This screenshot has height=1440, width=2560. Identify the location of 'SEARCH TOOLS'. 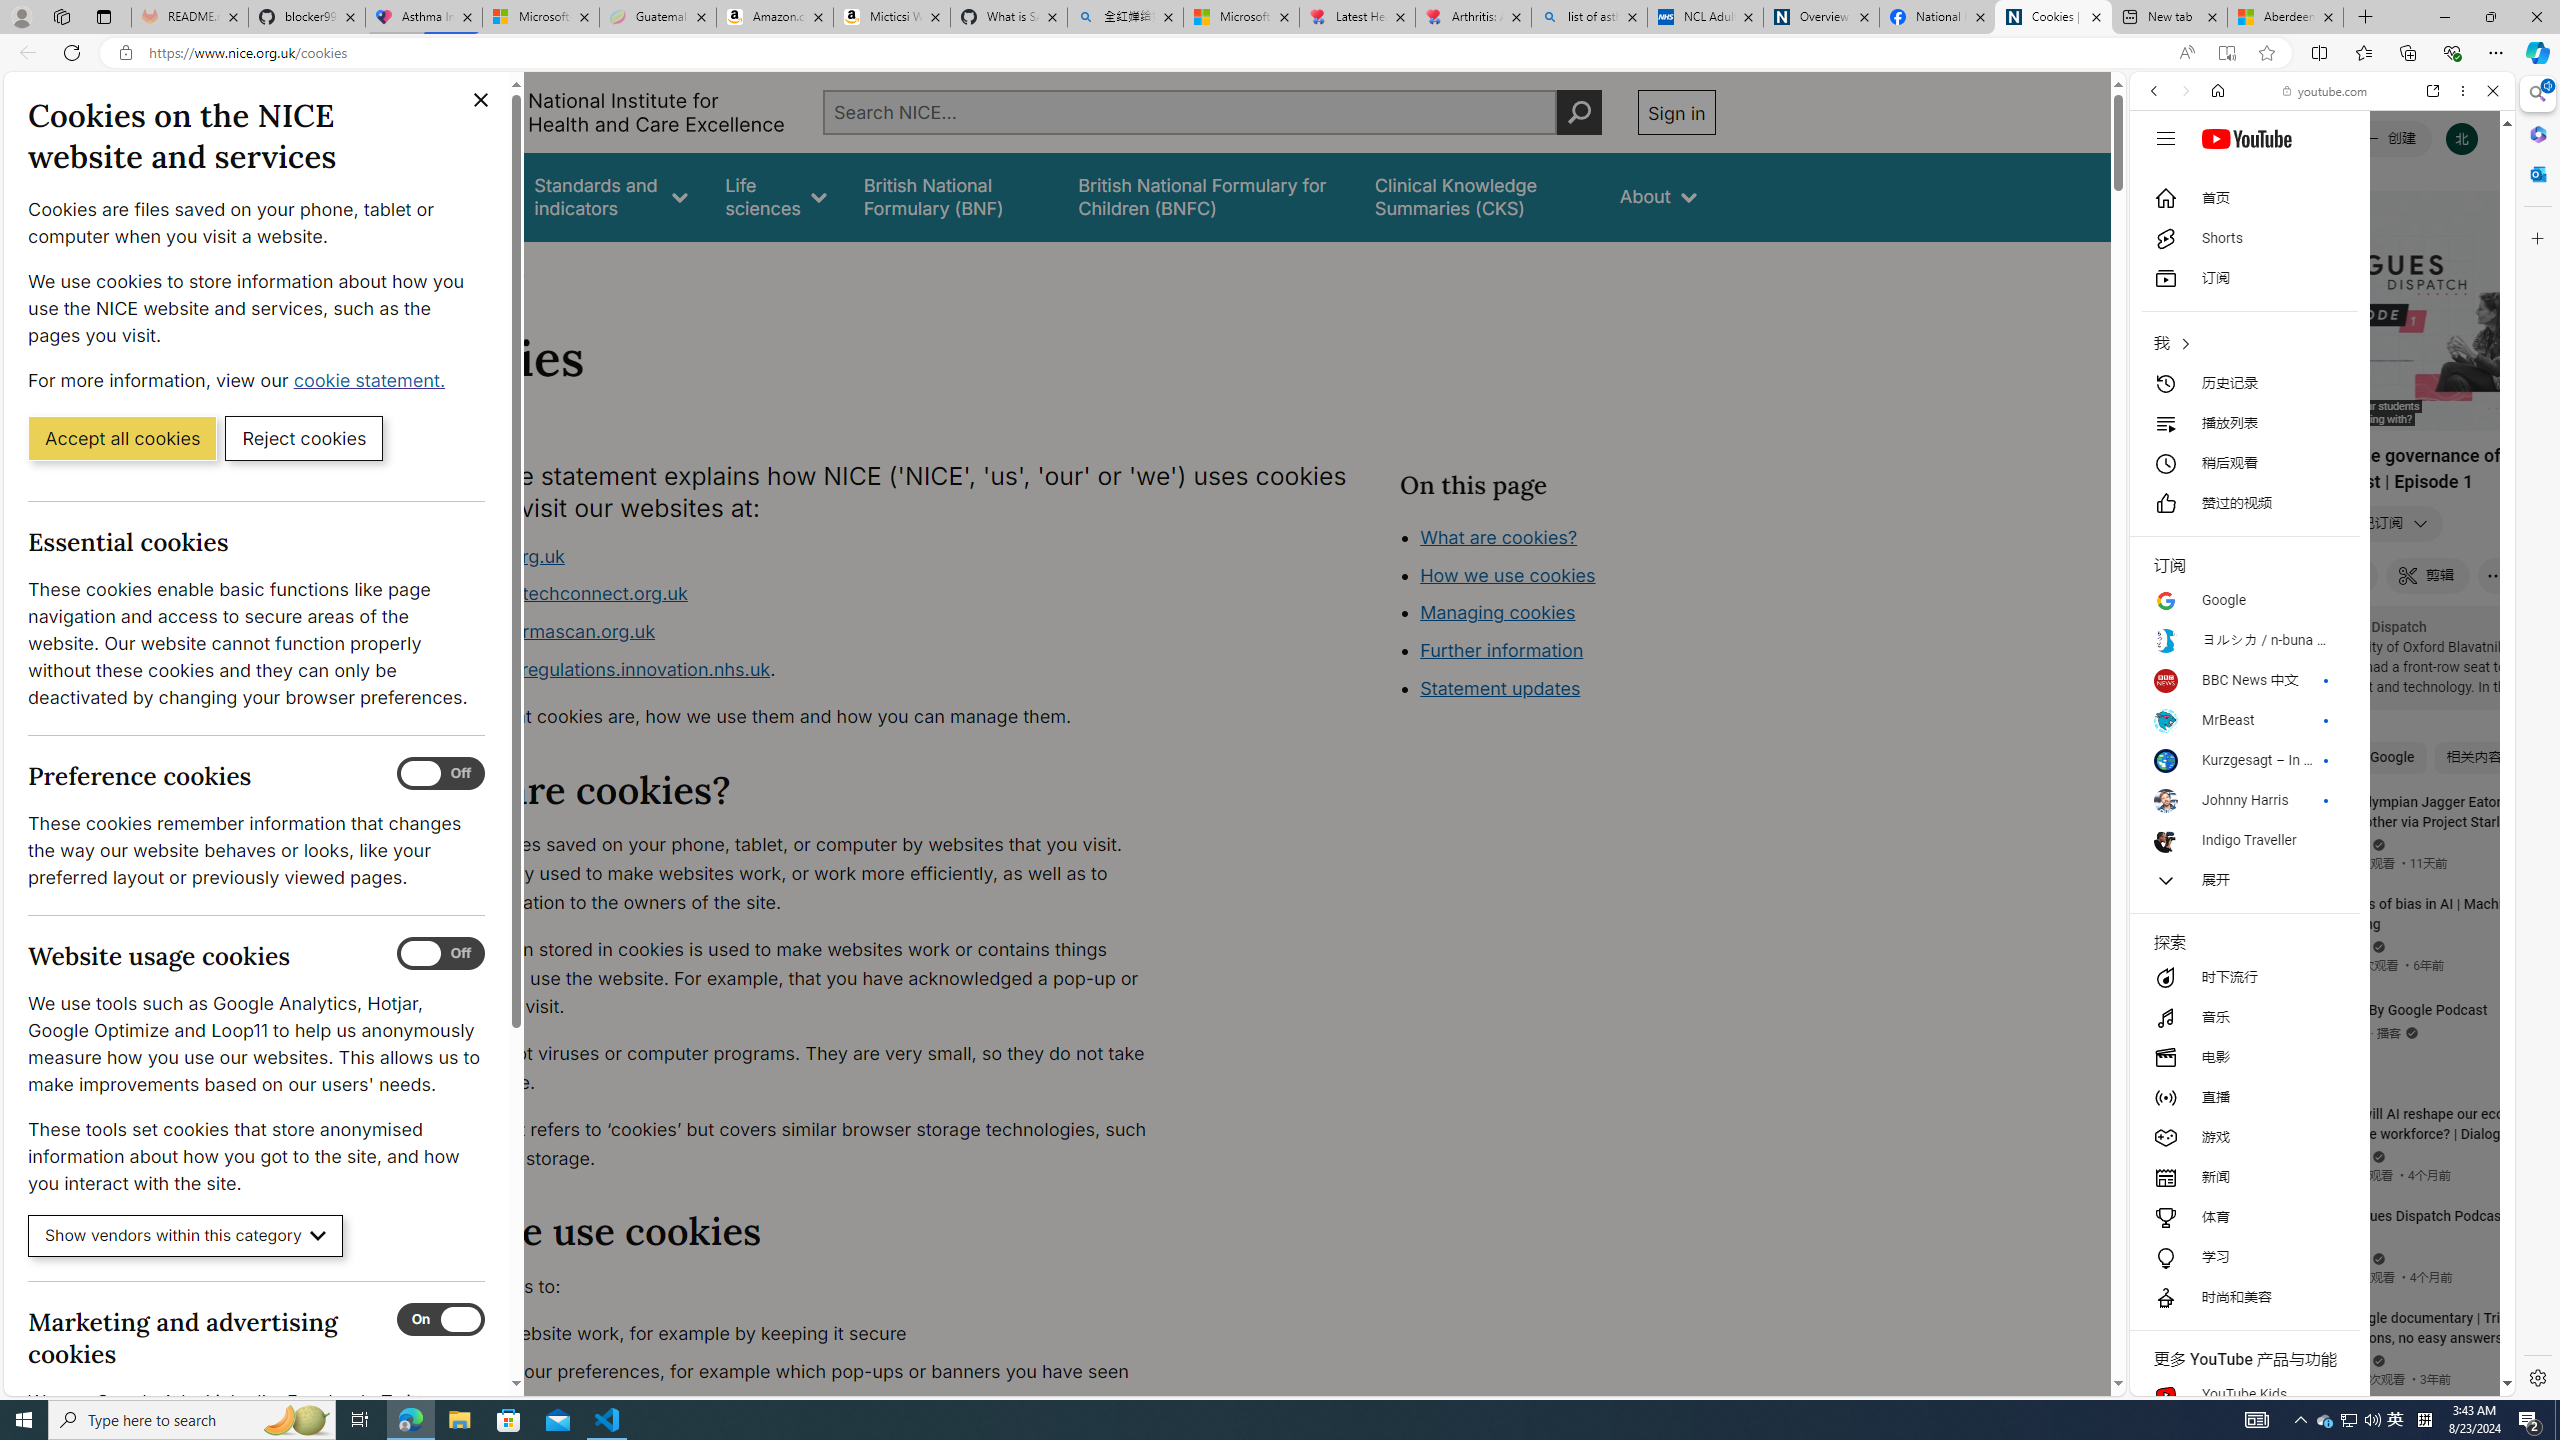
(2373, 229).